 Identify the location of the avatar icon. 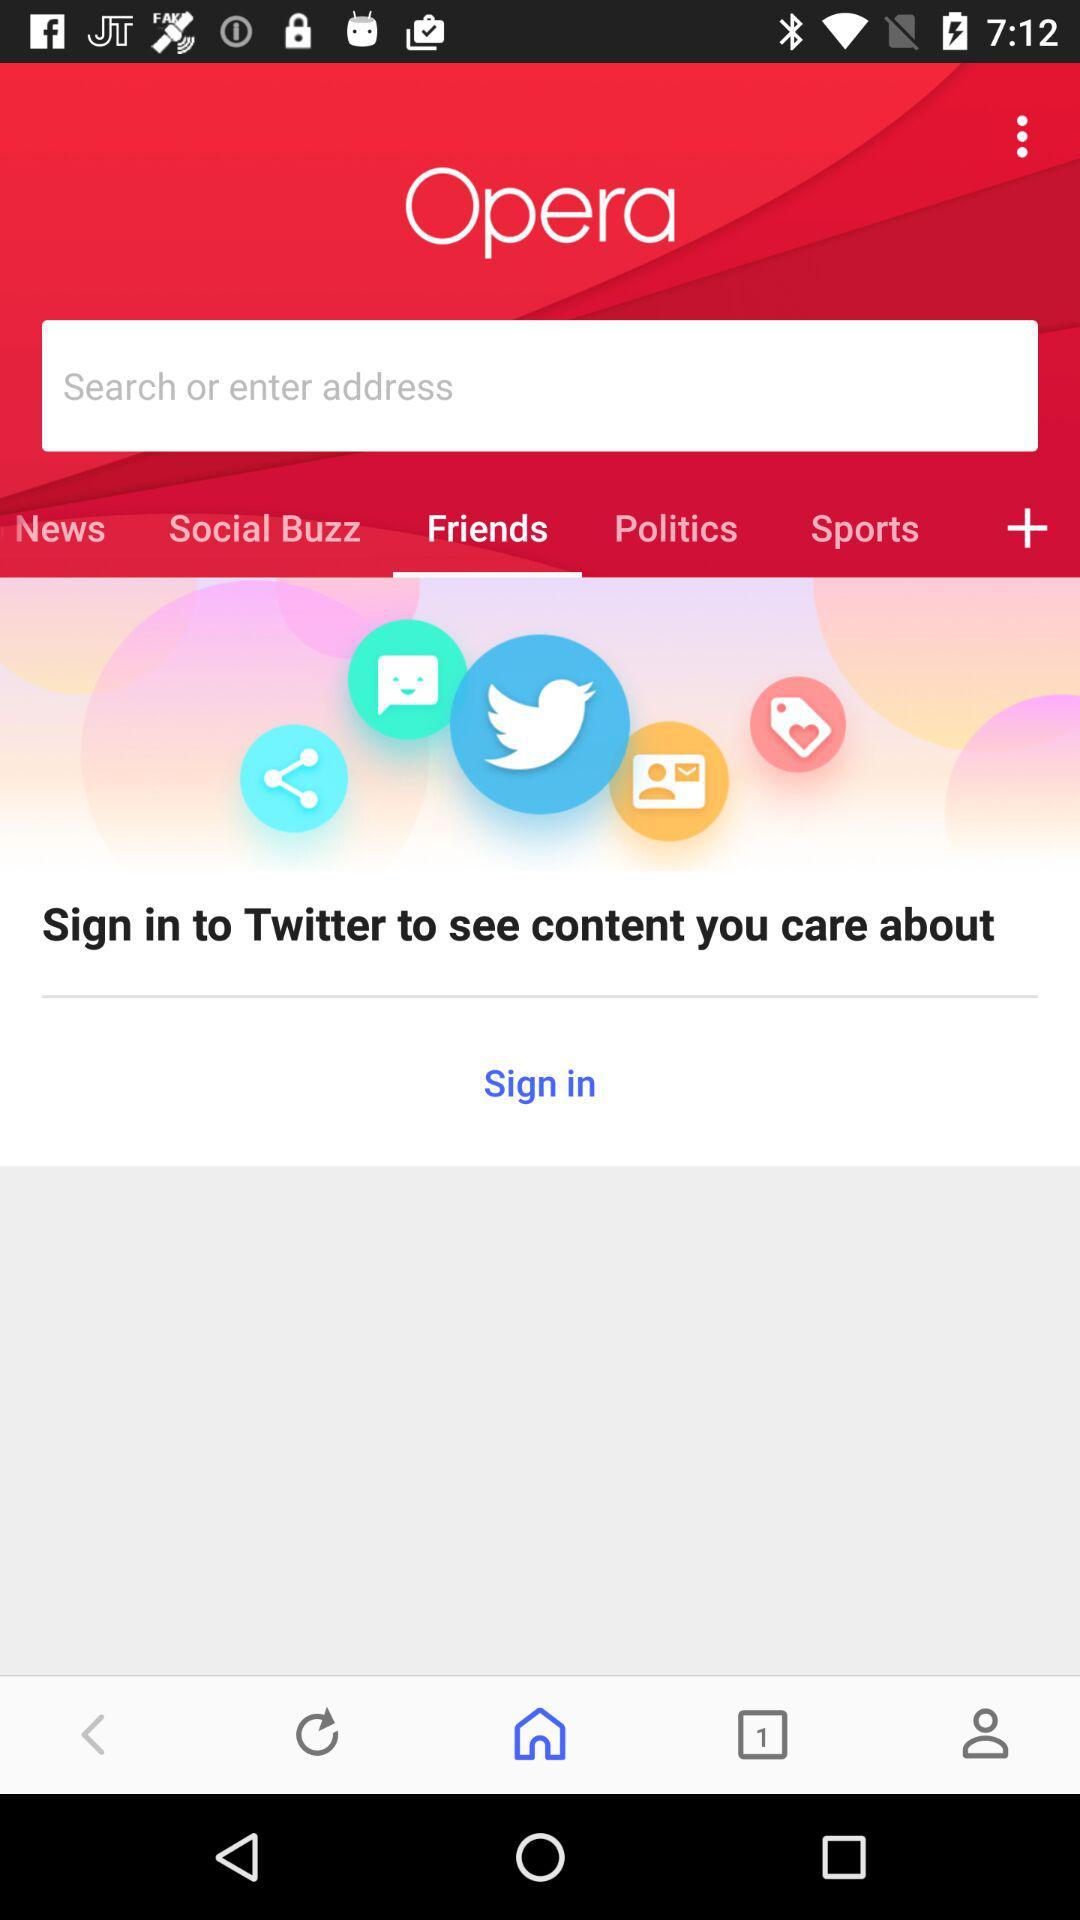
(984, 1733).